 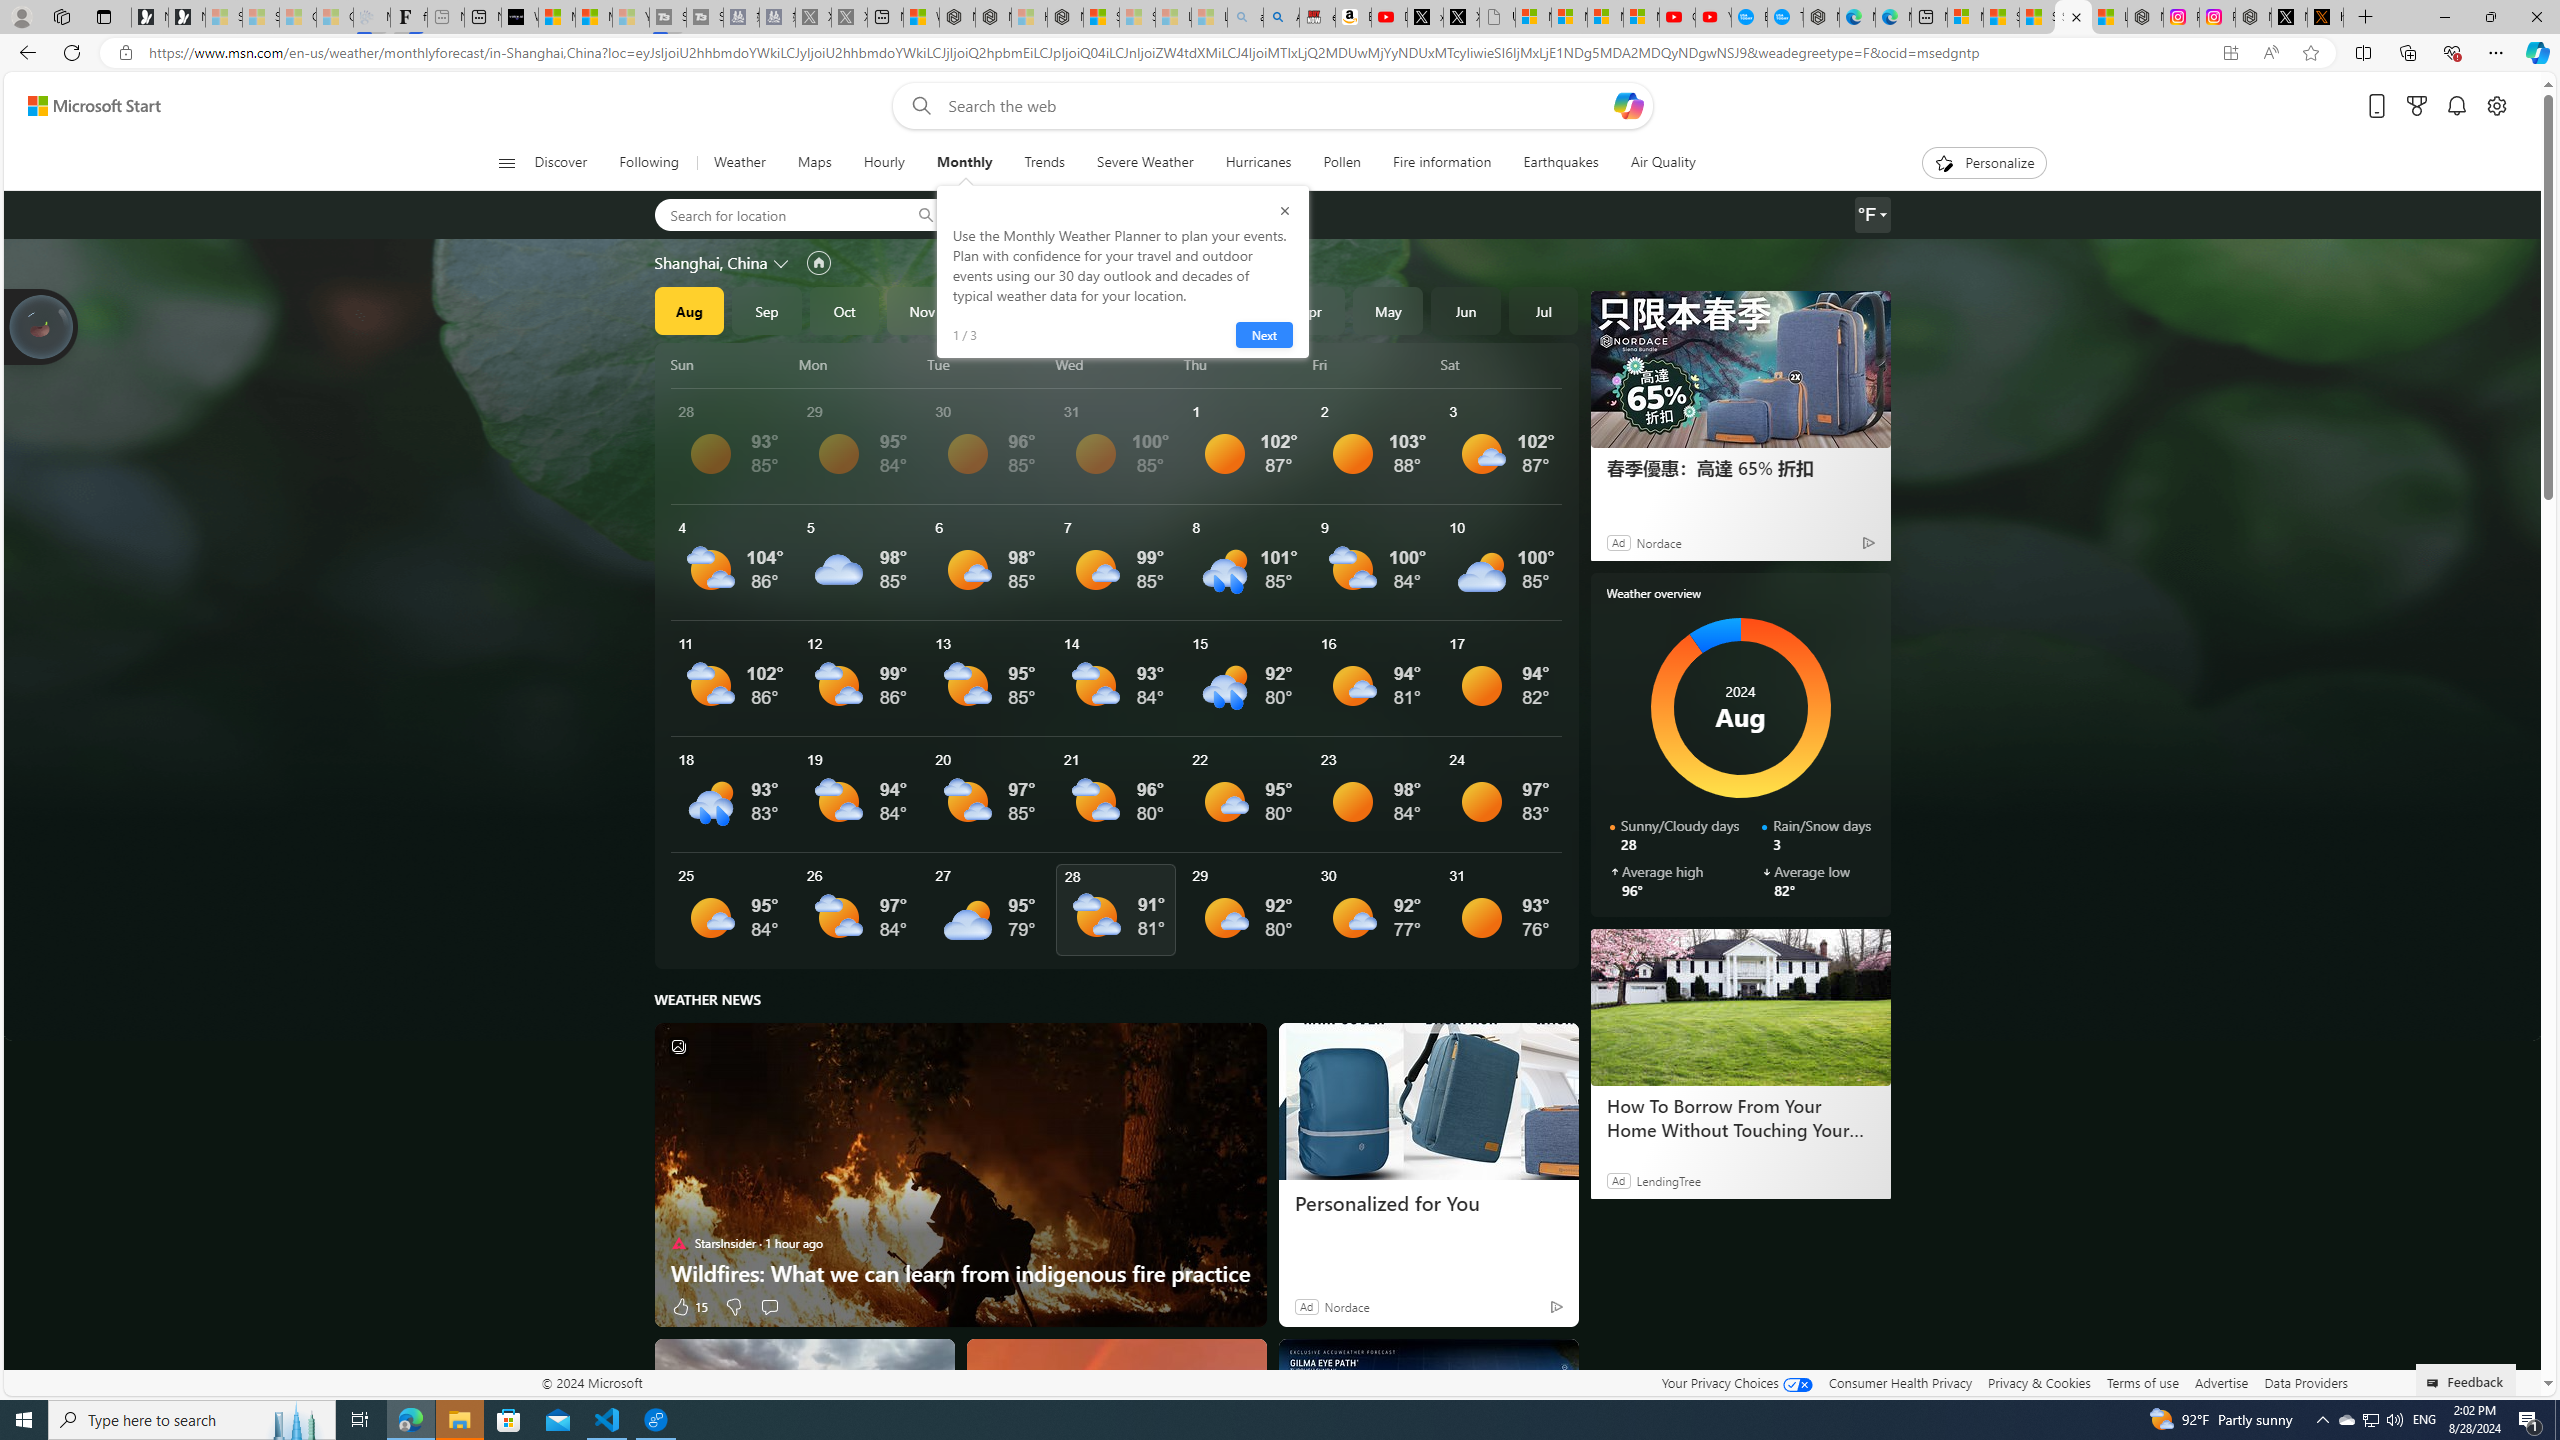 I want to click on 'Open navigation menu', so click(x=505, y=161).